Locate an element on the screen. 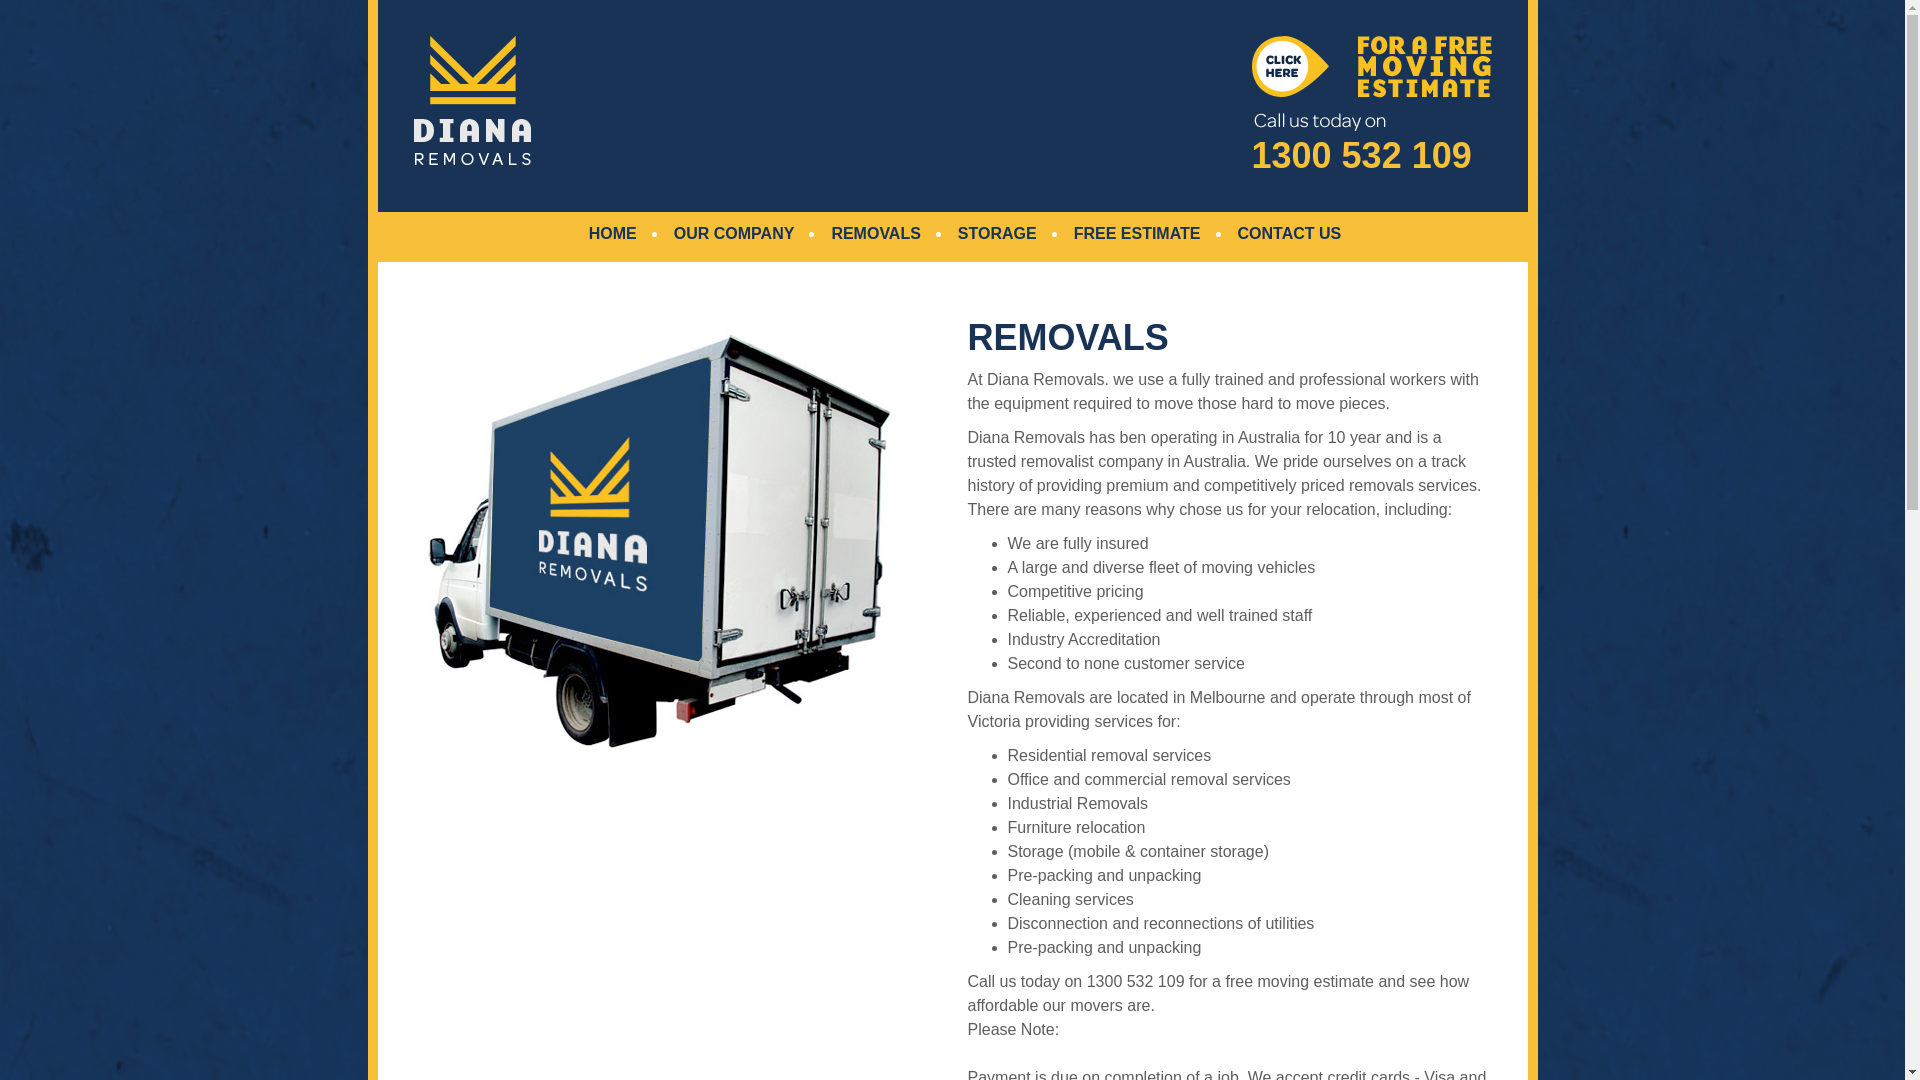  '1300 532 109' is located at coordinates (1371, 105).